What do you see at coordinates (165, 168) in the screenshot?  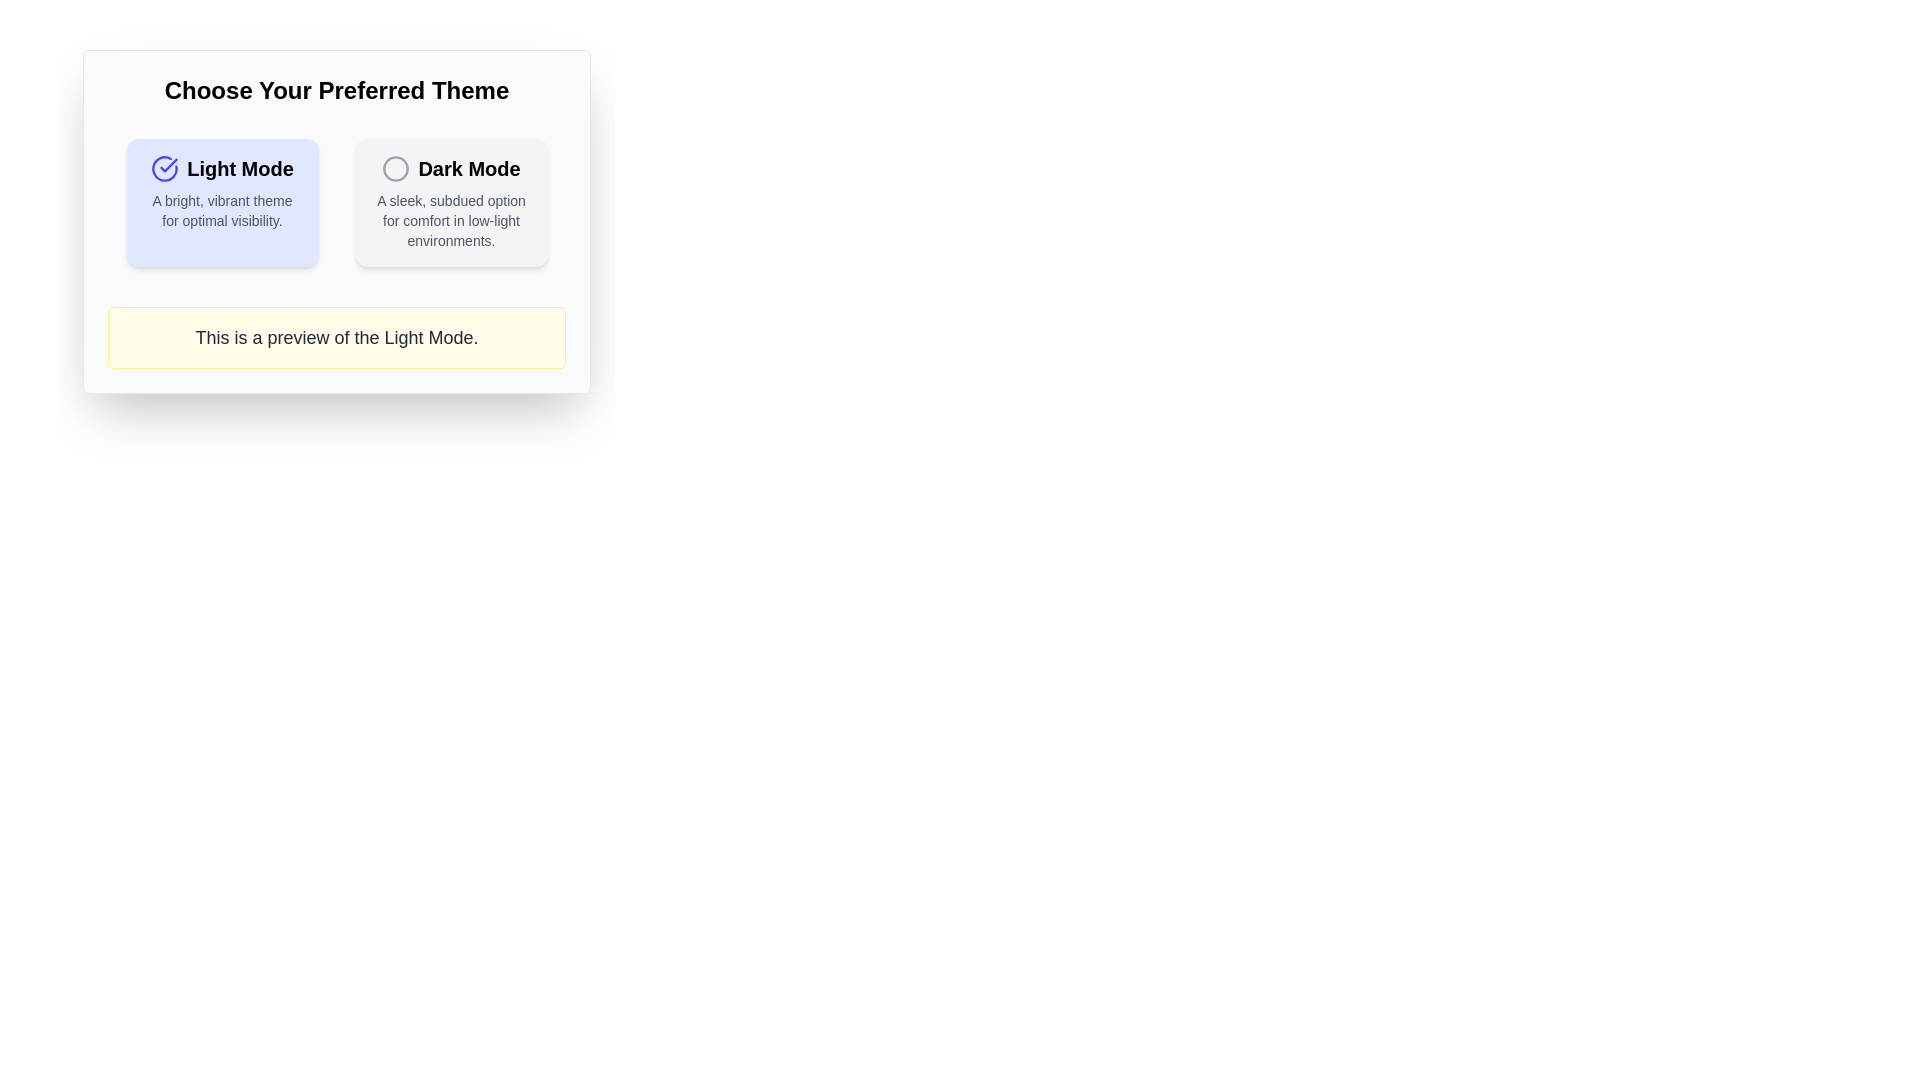 I see `the vibrant indigo circular icon with a checkmark located to the left of the 'Light Mode' text` at bounding box center [165, 168].